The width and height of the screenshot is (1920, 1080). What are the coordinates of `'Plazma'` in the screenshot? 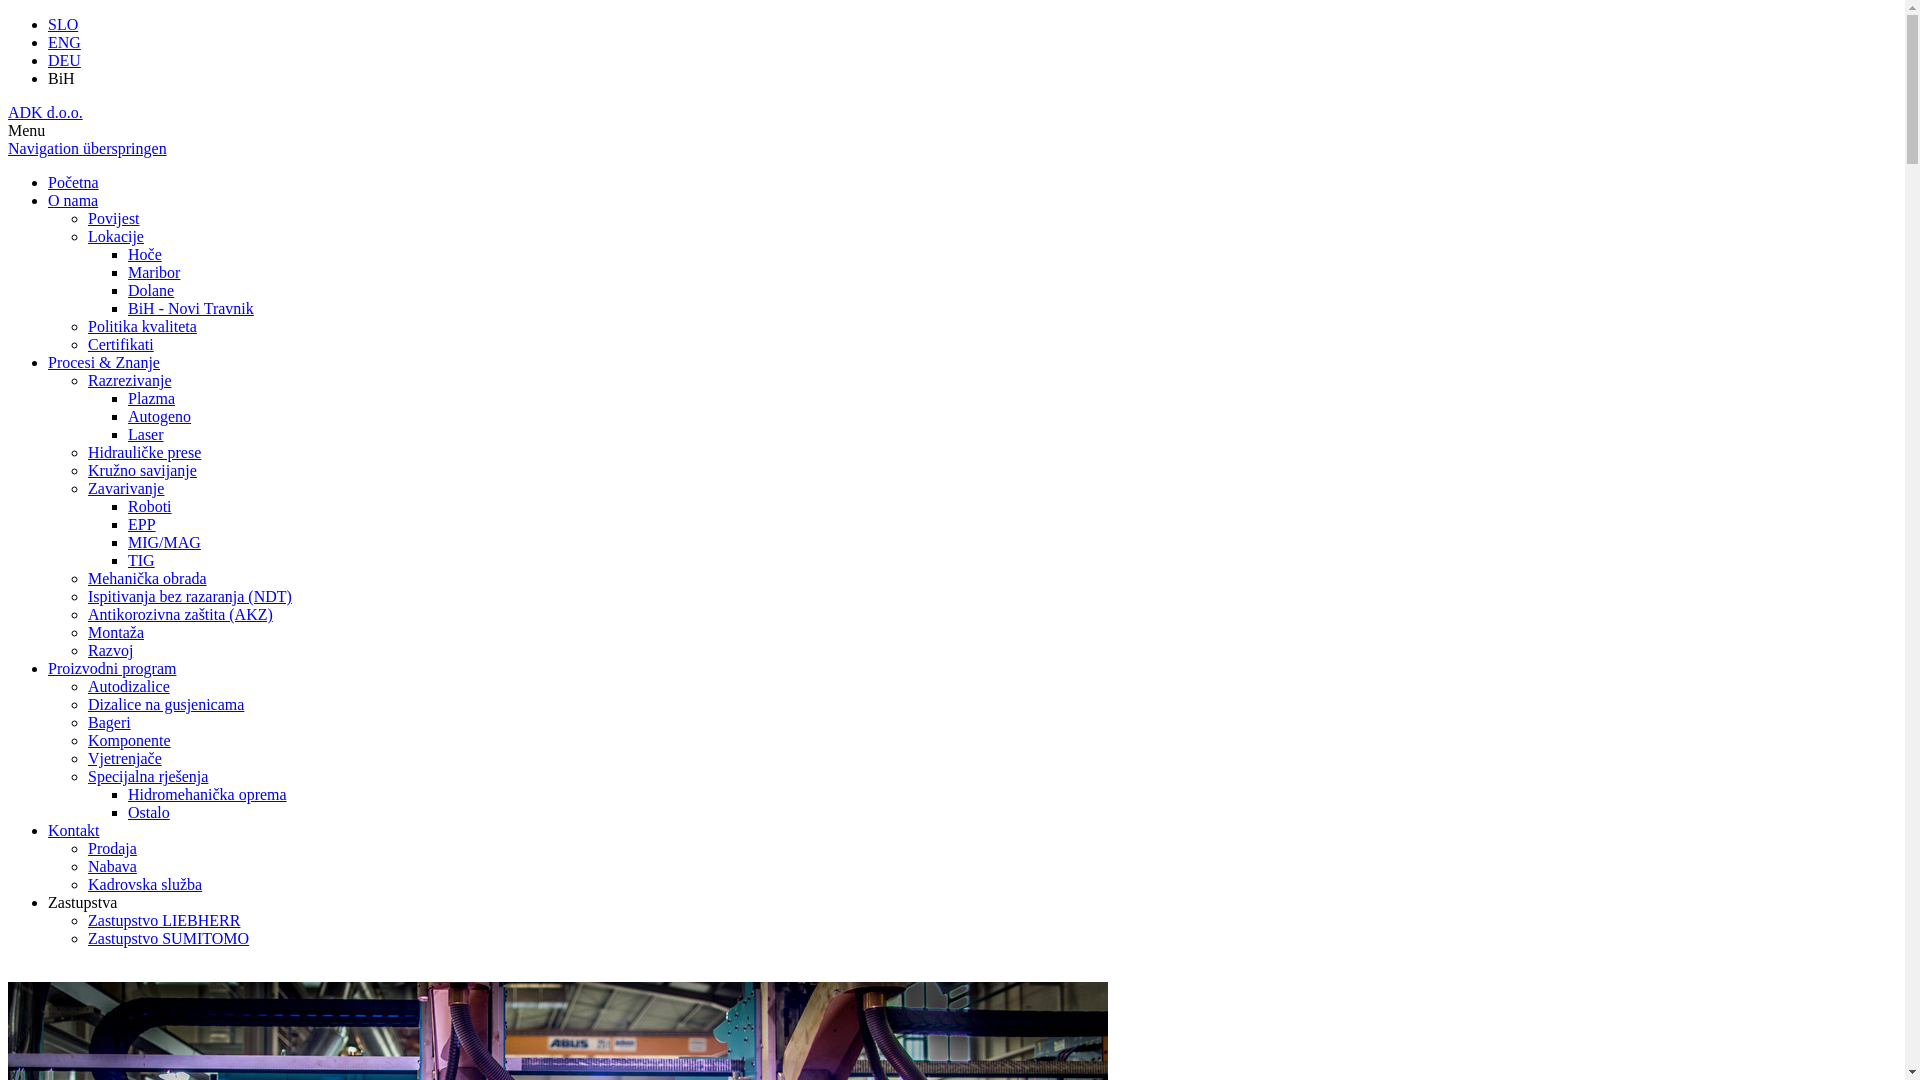 It's located at (150, 398).